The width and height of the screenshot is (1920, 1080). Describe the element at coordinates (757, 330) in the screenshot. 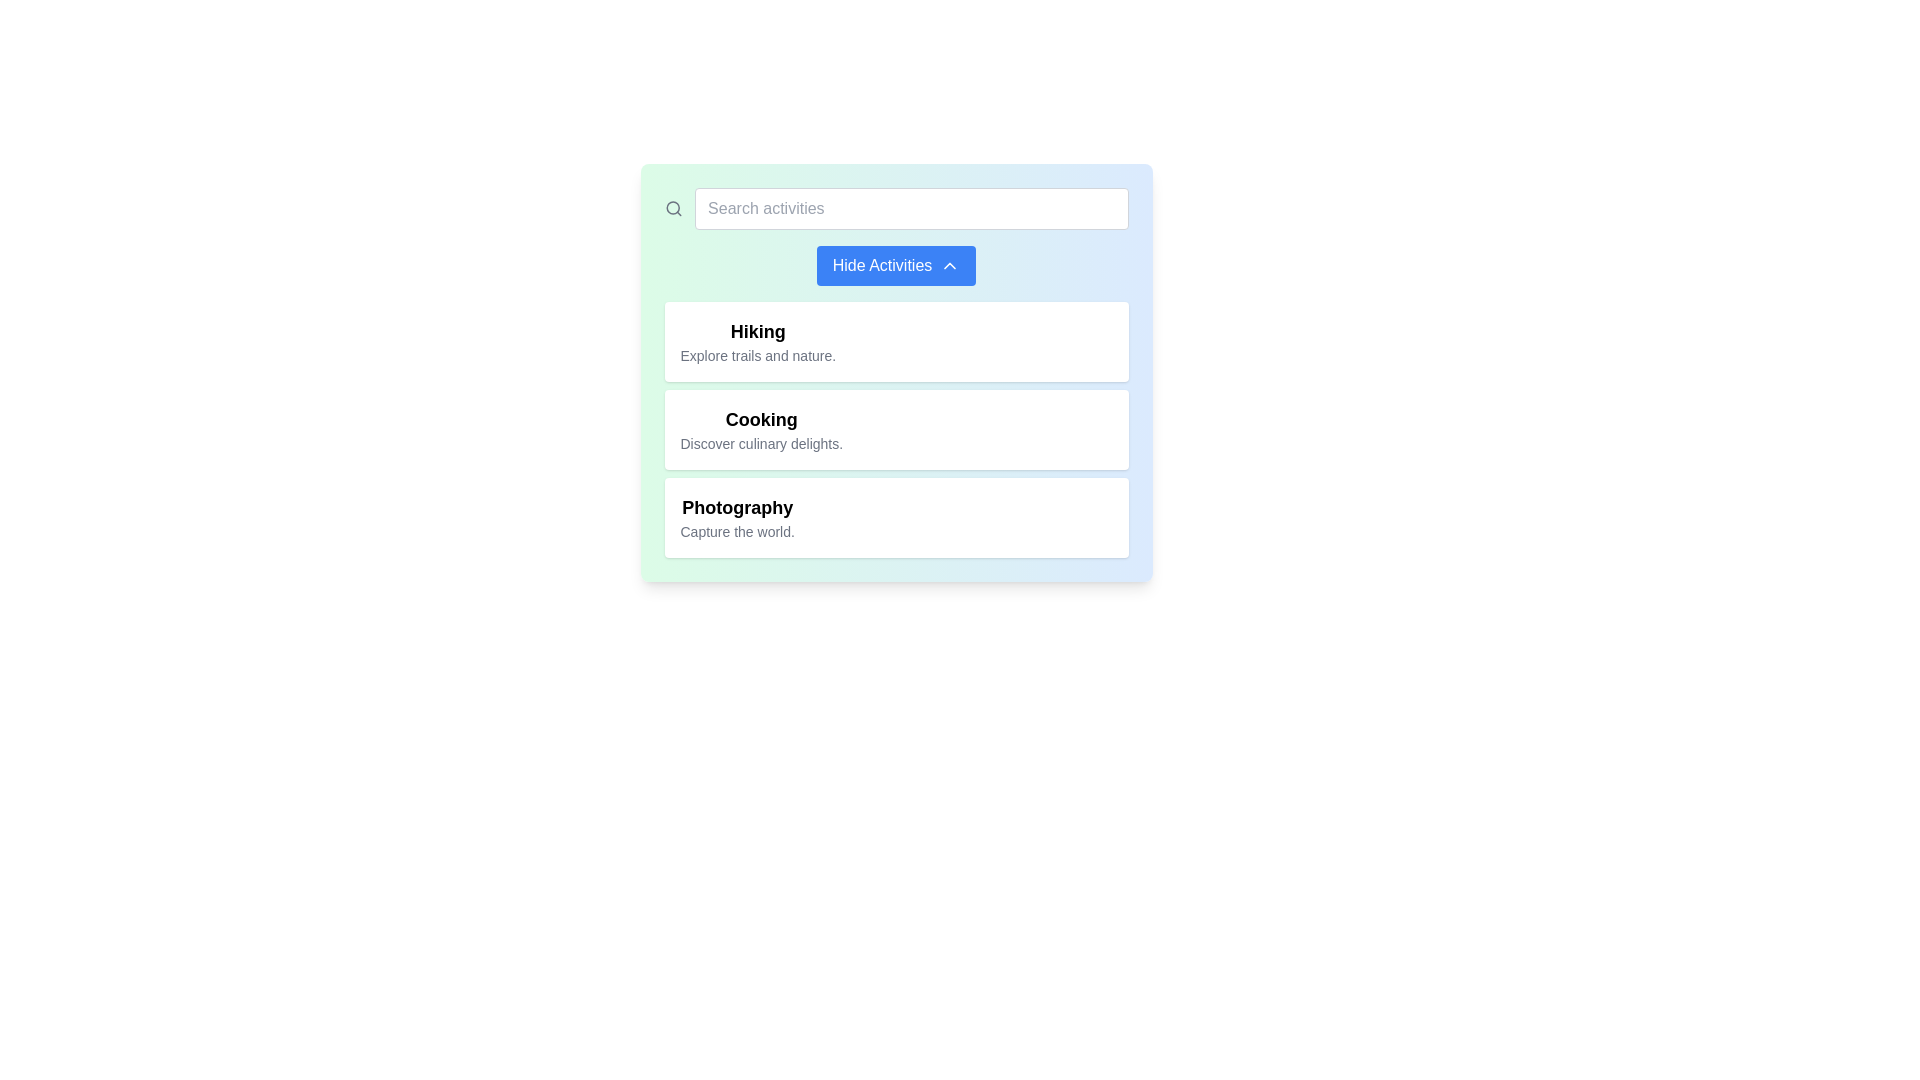

I see `the 'Hiking' text label, which serves as the title for the first card in the vertical stack of options` at that location.